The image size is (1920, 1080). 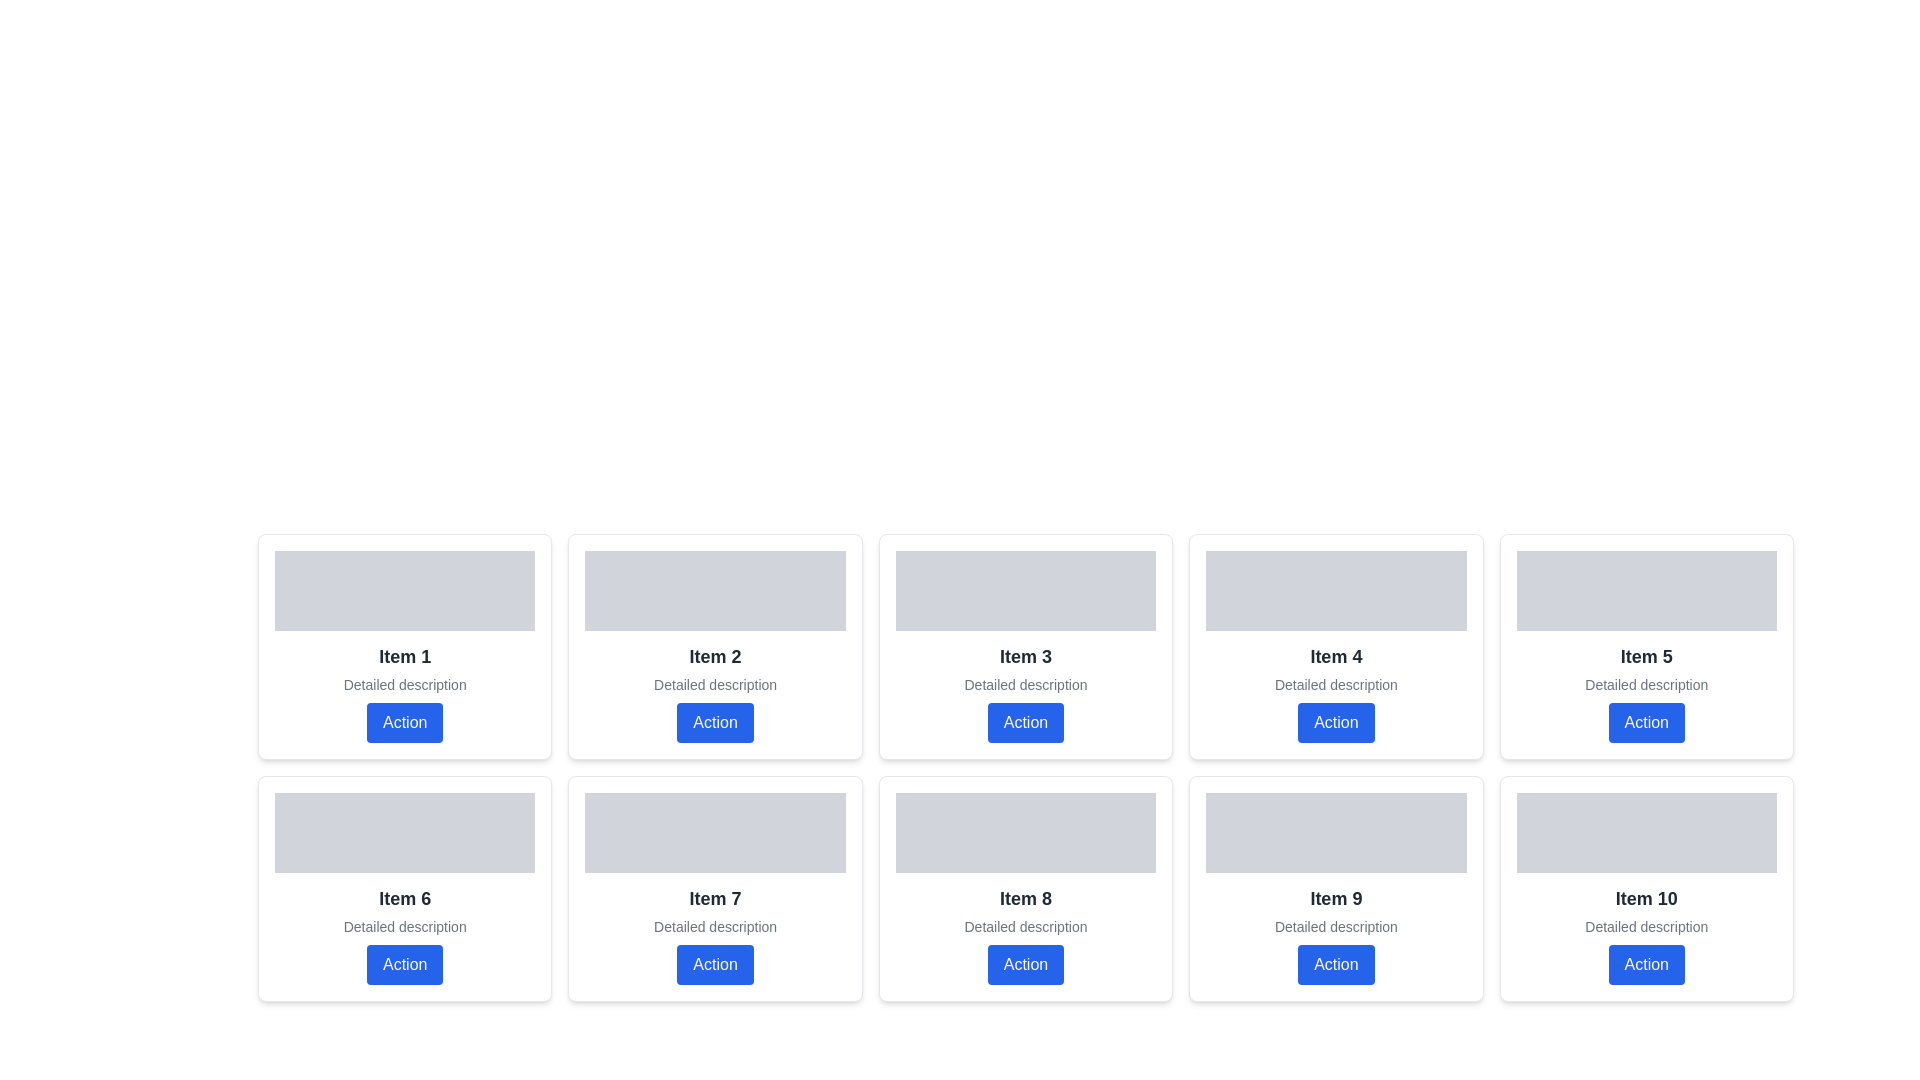 I want to click on the rectangular placeholder with a light grey background at the top of the card labeled 'Item 8', which is positioned in the second row and fourth column of the grid layout, so click(x=1026, y=833).